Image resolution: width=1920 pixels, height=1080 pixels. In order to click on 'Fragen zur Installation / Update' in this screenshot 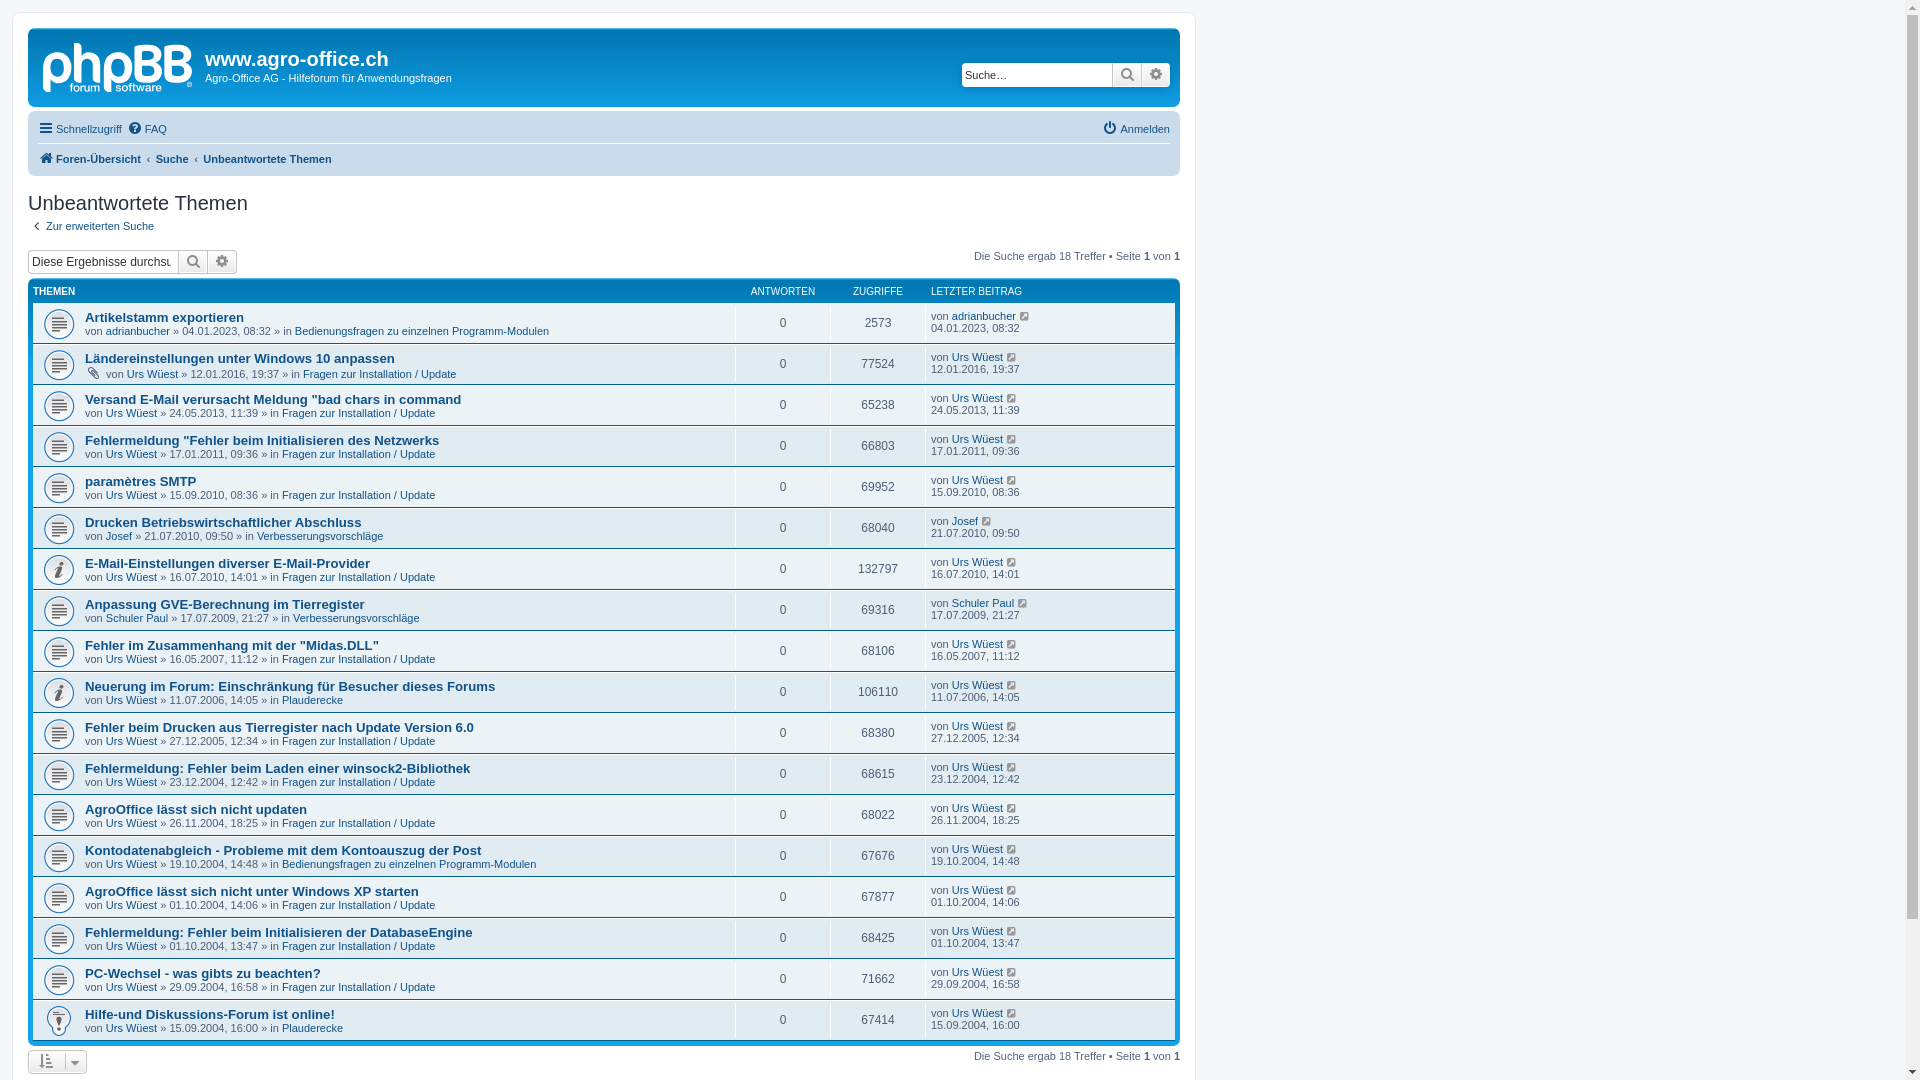, I will do `click(358, 822)`.